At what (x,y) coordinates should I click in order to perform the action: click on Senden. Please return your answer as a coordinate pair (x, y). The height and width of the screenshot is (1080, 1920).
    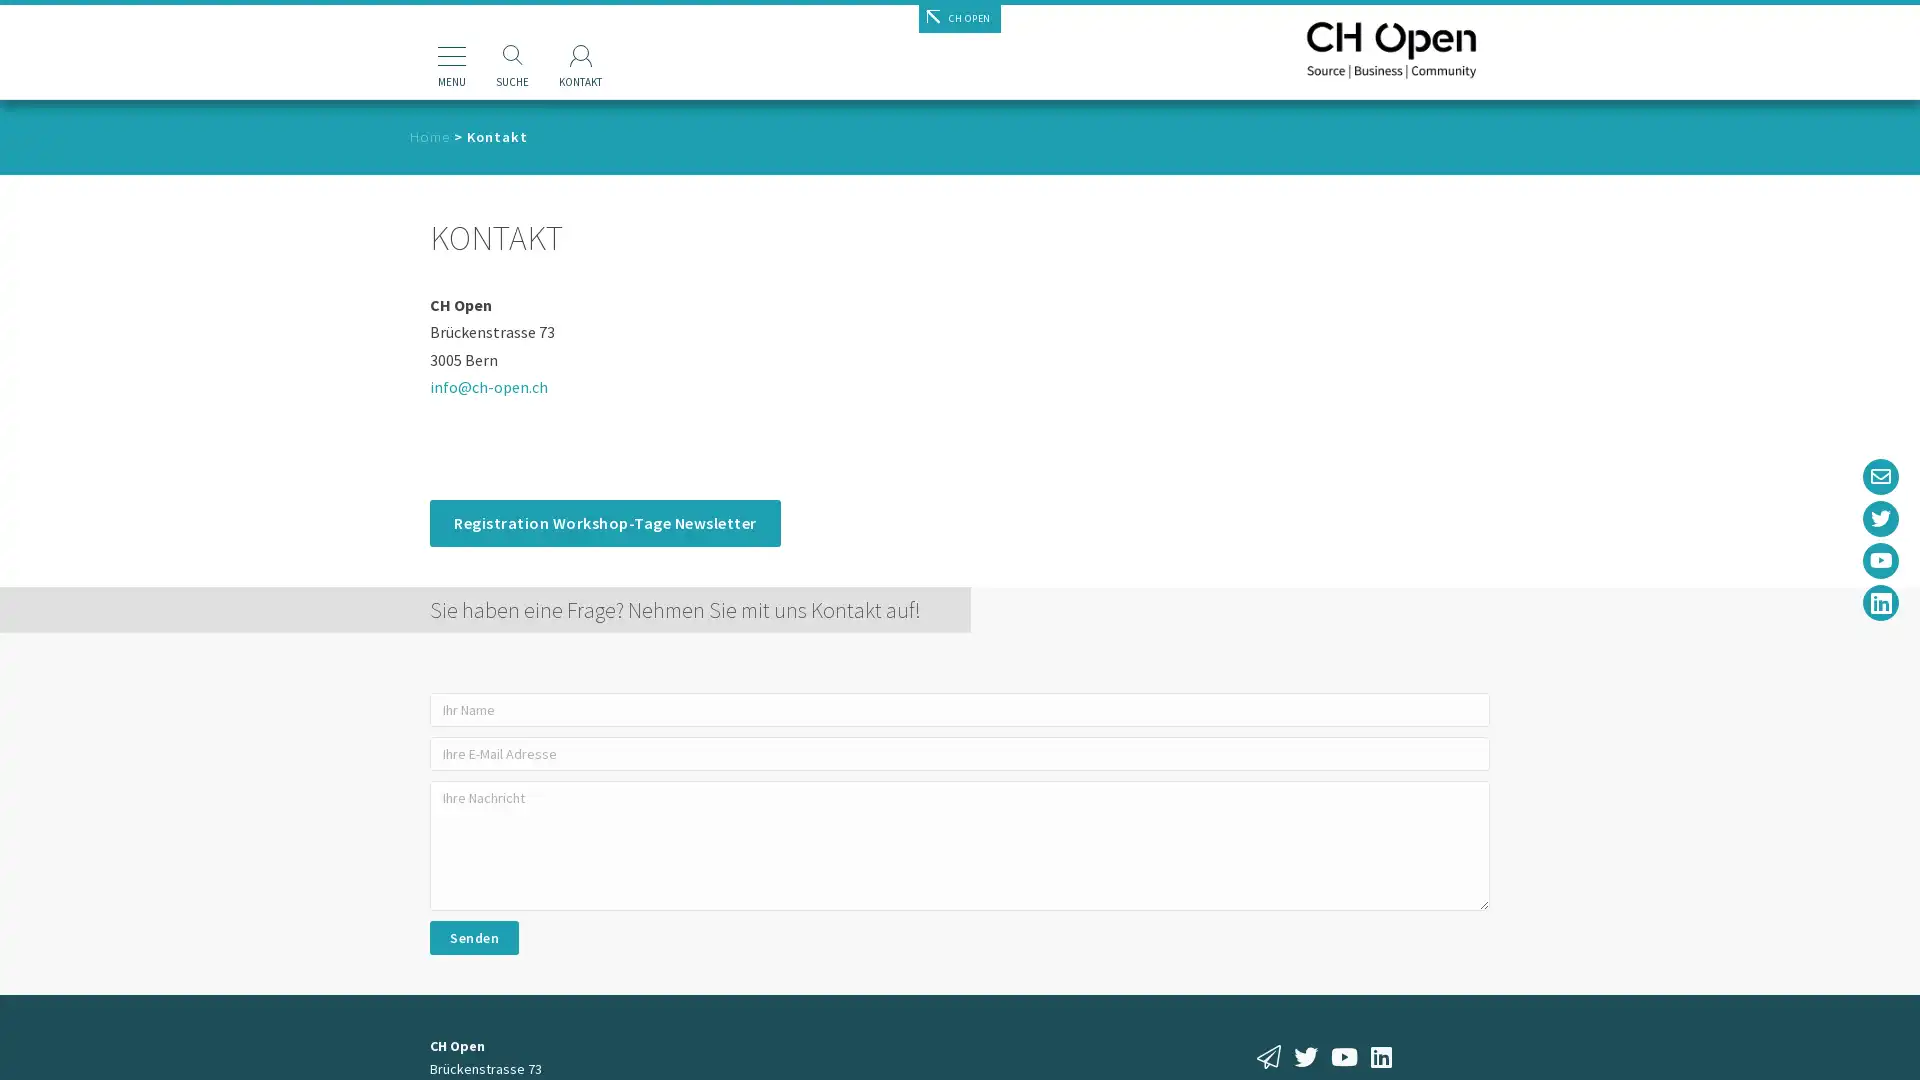
    Looking at the image, I should click on (473, 937).